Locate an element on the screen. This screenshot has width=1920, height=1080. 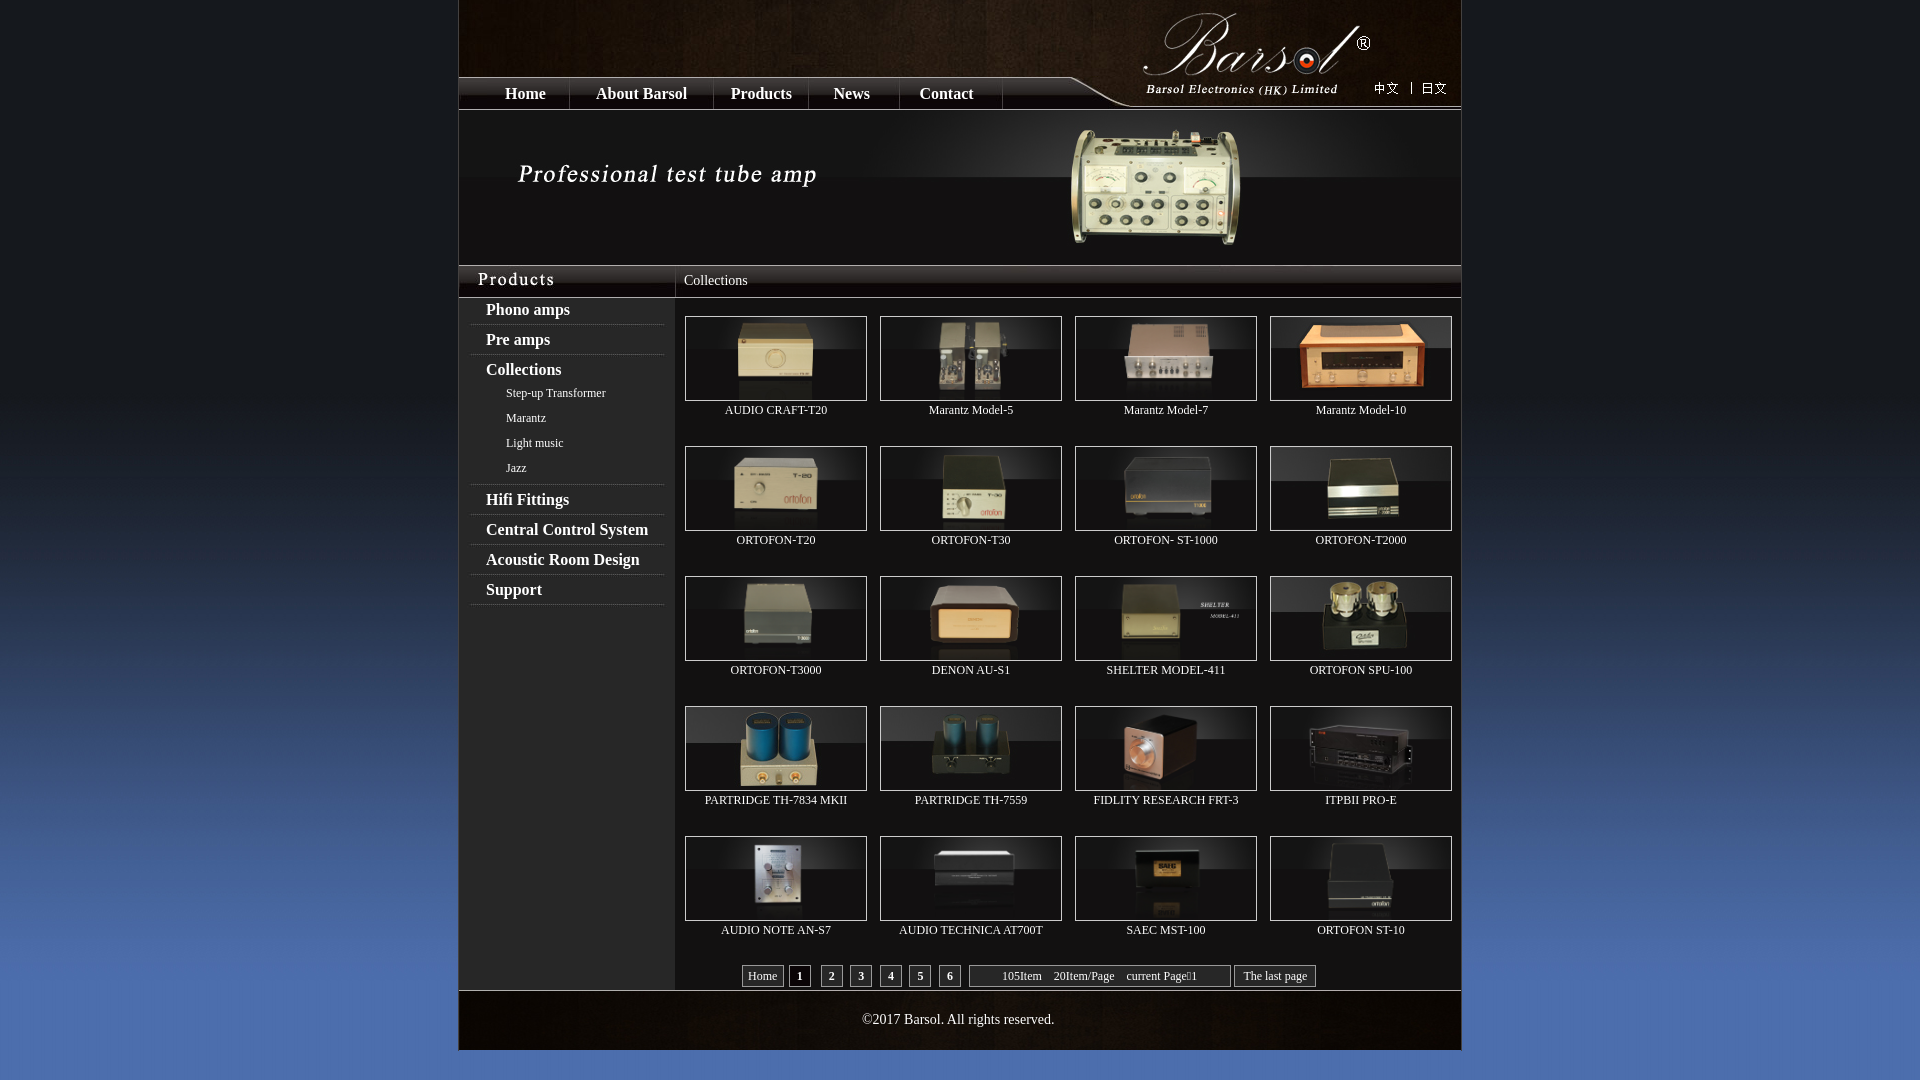
'DENON AU-S1' is located at coordinates (970, 670).